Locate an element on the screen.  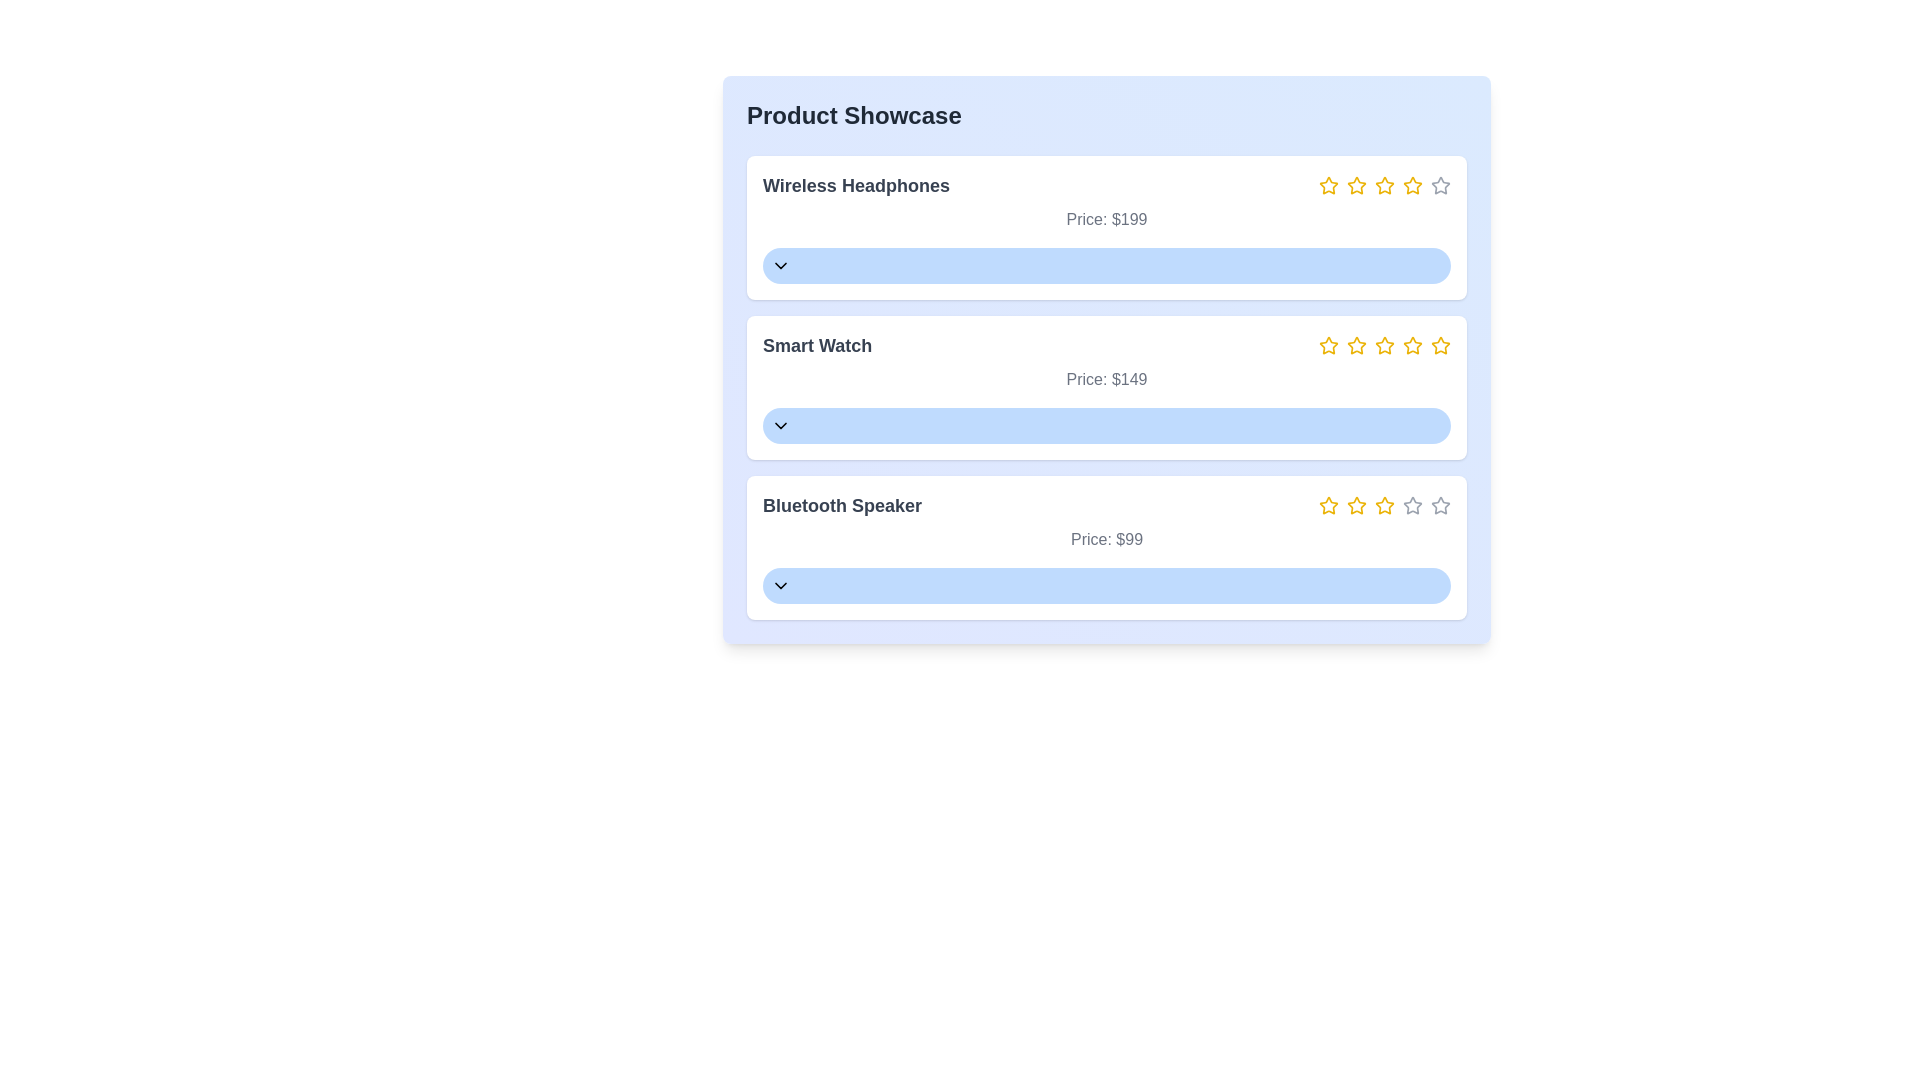
the fourth star icon in the rating row of the second product to update the rating is located at coordinates (1410, 343).